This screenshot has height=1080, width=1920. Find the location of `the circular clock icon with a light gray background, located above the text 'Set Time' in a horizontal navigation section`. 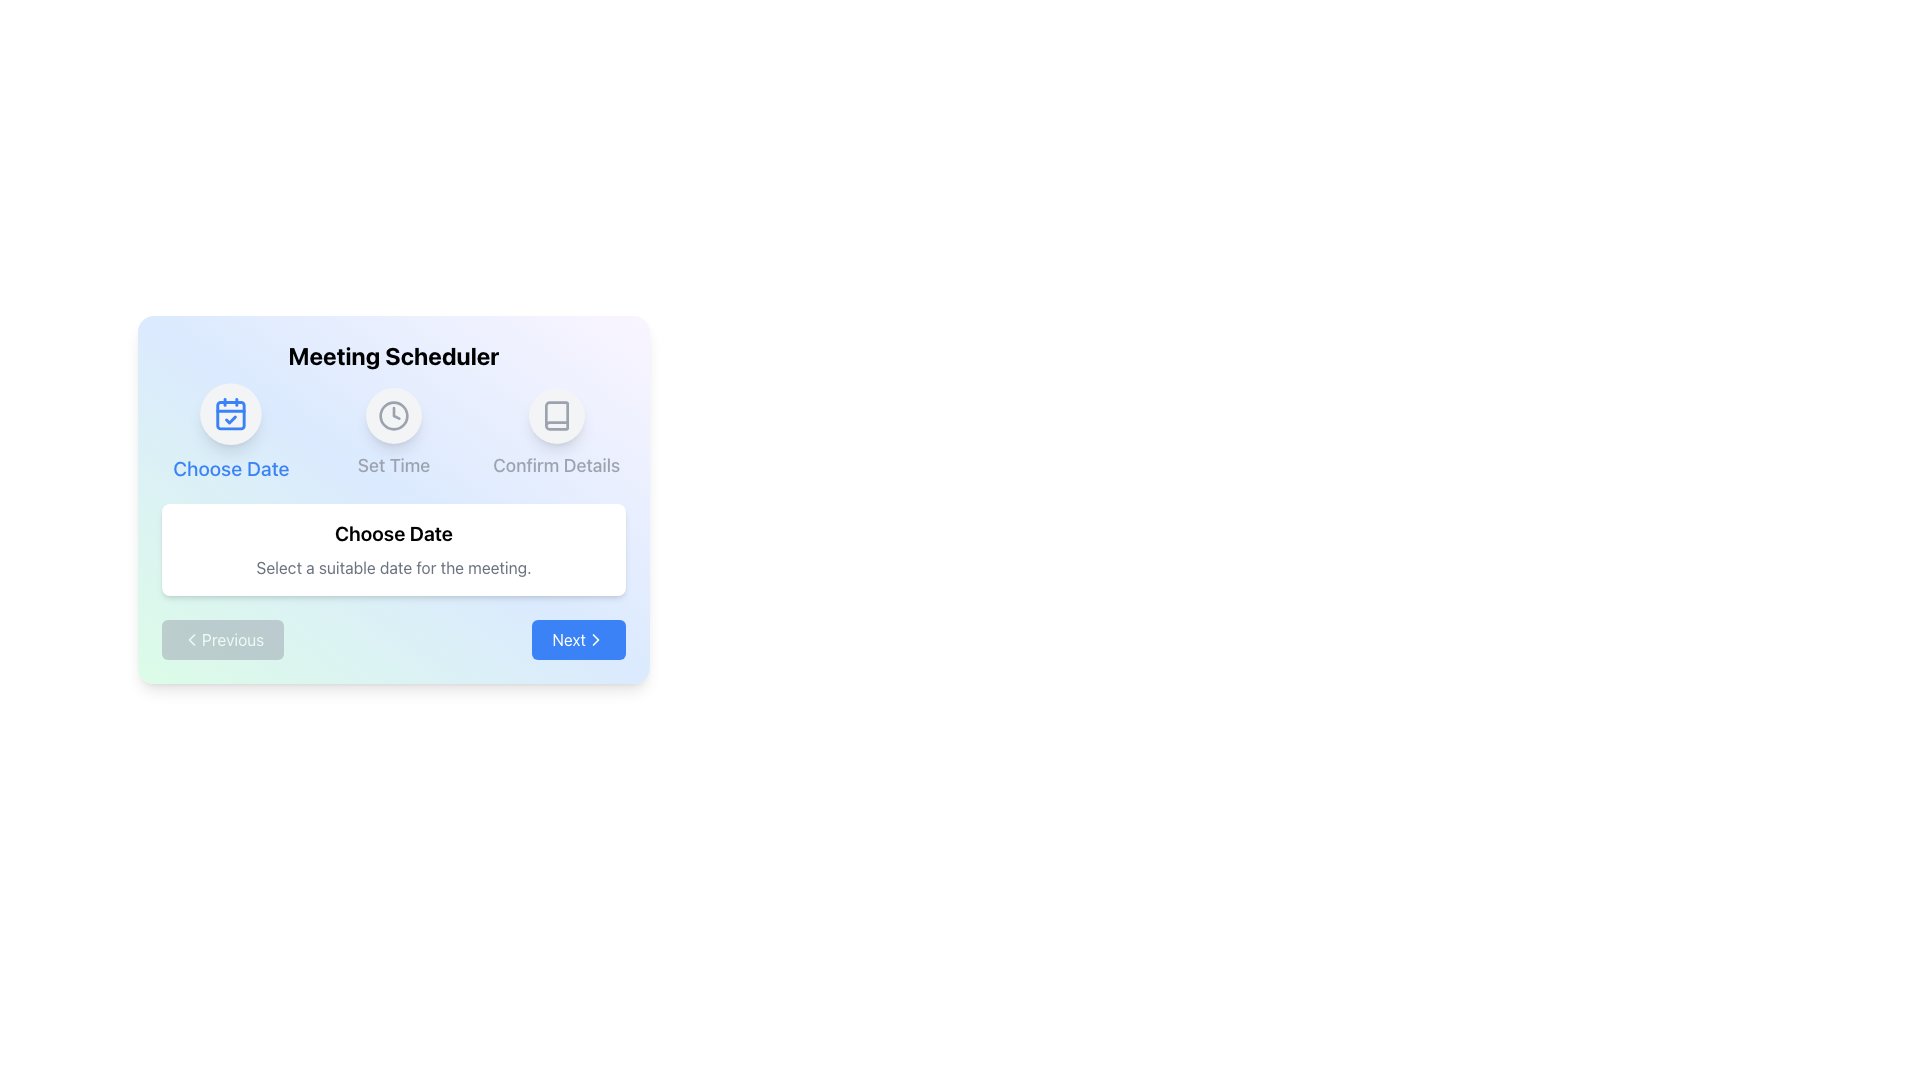

the circular clock icon with a light gray background, located above the text 'Set Time' in a horizontal navigation section is located at coordinates (393, 415).